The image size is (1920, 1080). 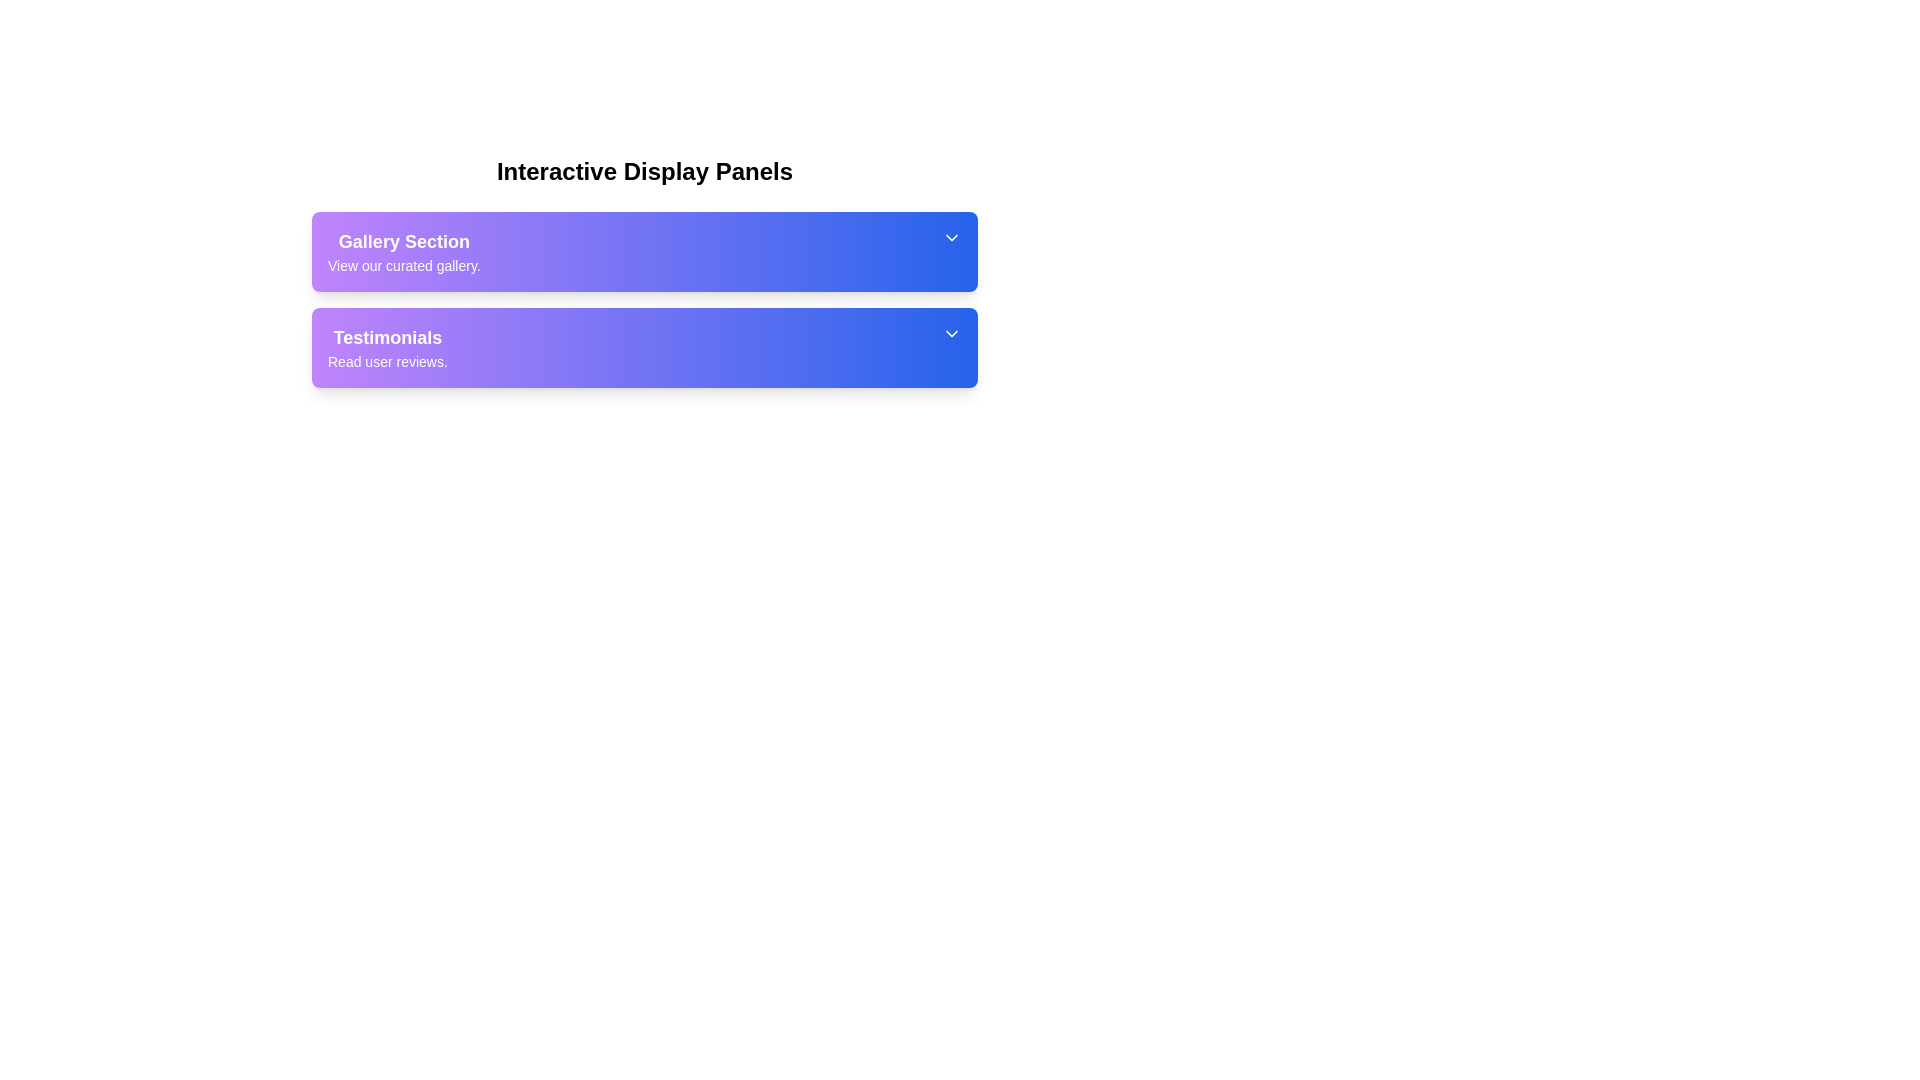 What do you see at coordinates (403, 265) in the screenshot?
I see `the non-interactive text label providing additional descriptive information about the 'Gallery Section', which is positioned beneath the 'Gallery Section' text within the purple gradient box` at bounding box center [403, 265].